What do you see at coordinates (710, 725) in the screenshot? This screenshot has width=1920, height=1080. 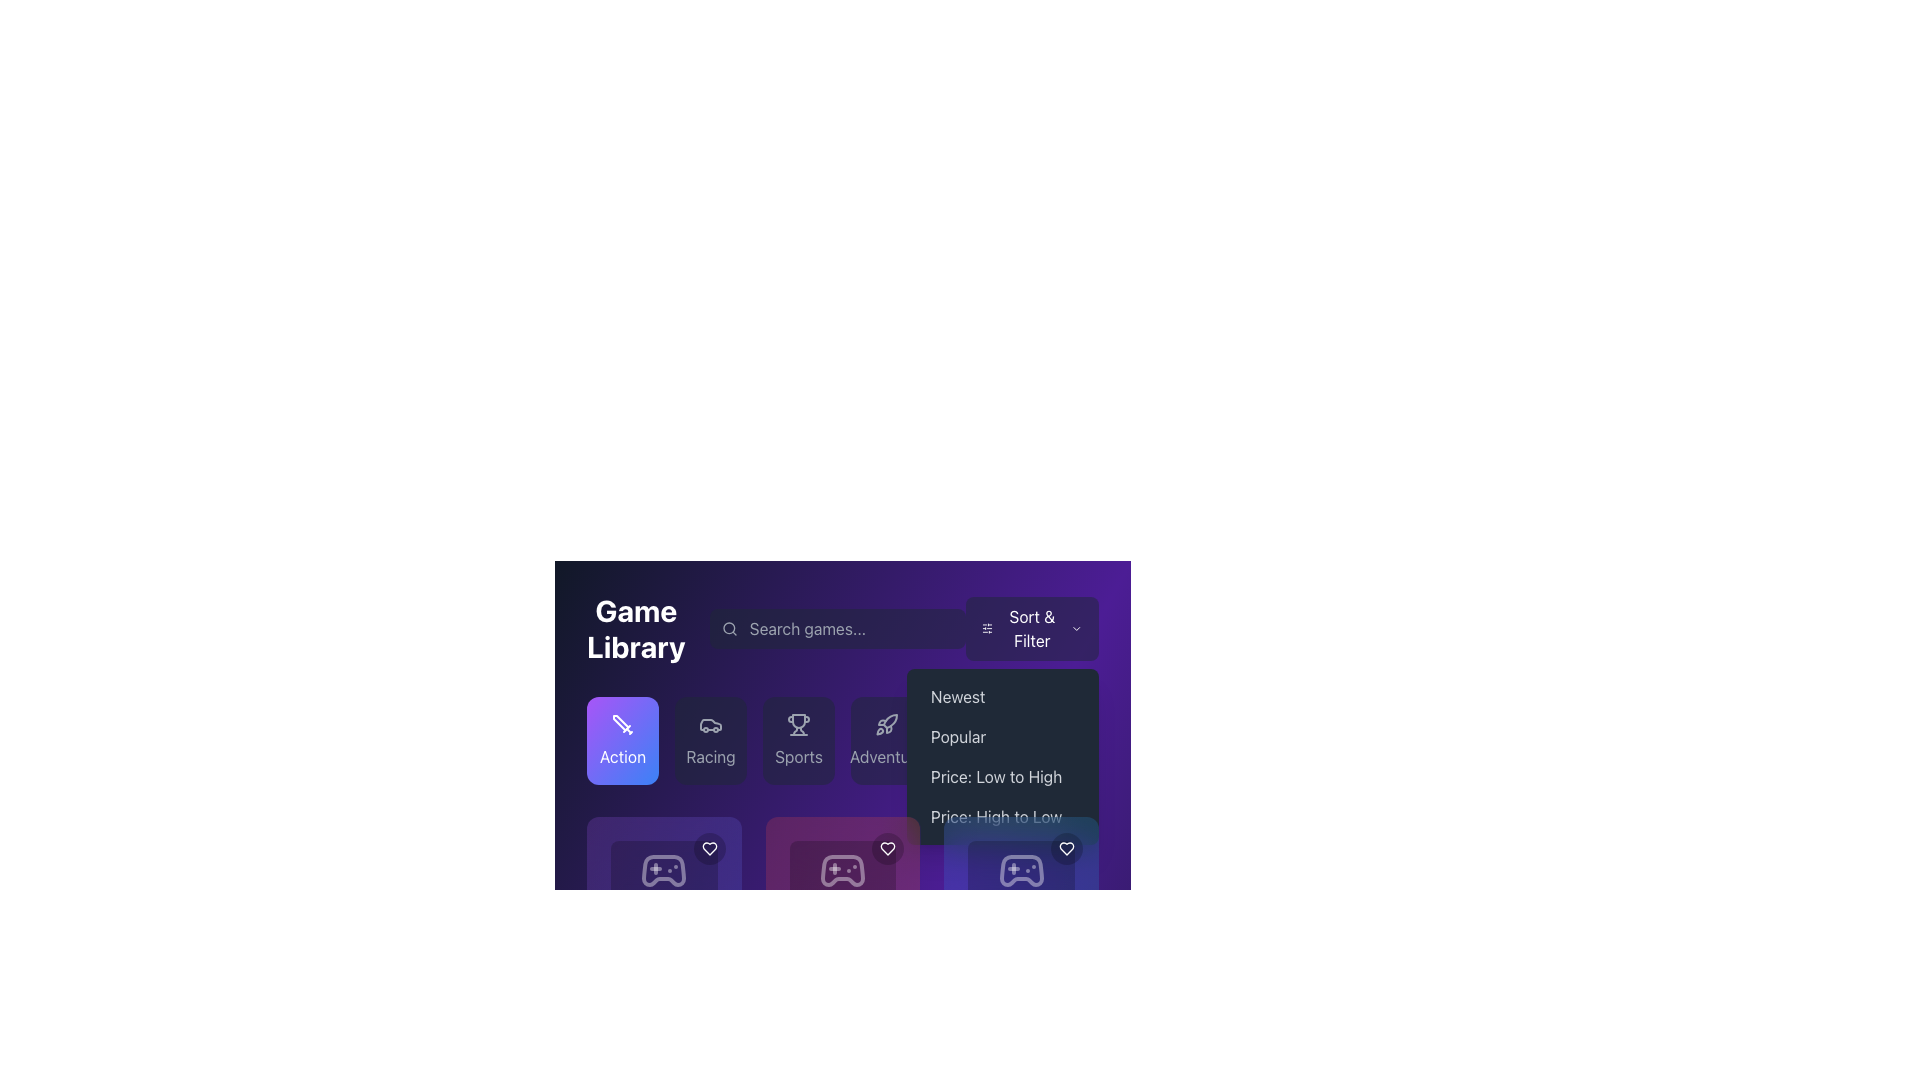 I see `the car-related category icon to trigger a tooltip or visual feedback` at bounding box center [710, 725].